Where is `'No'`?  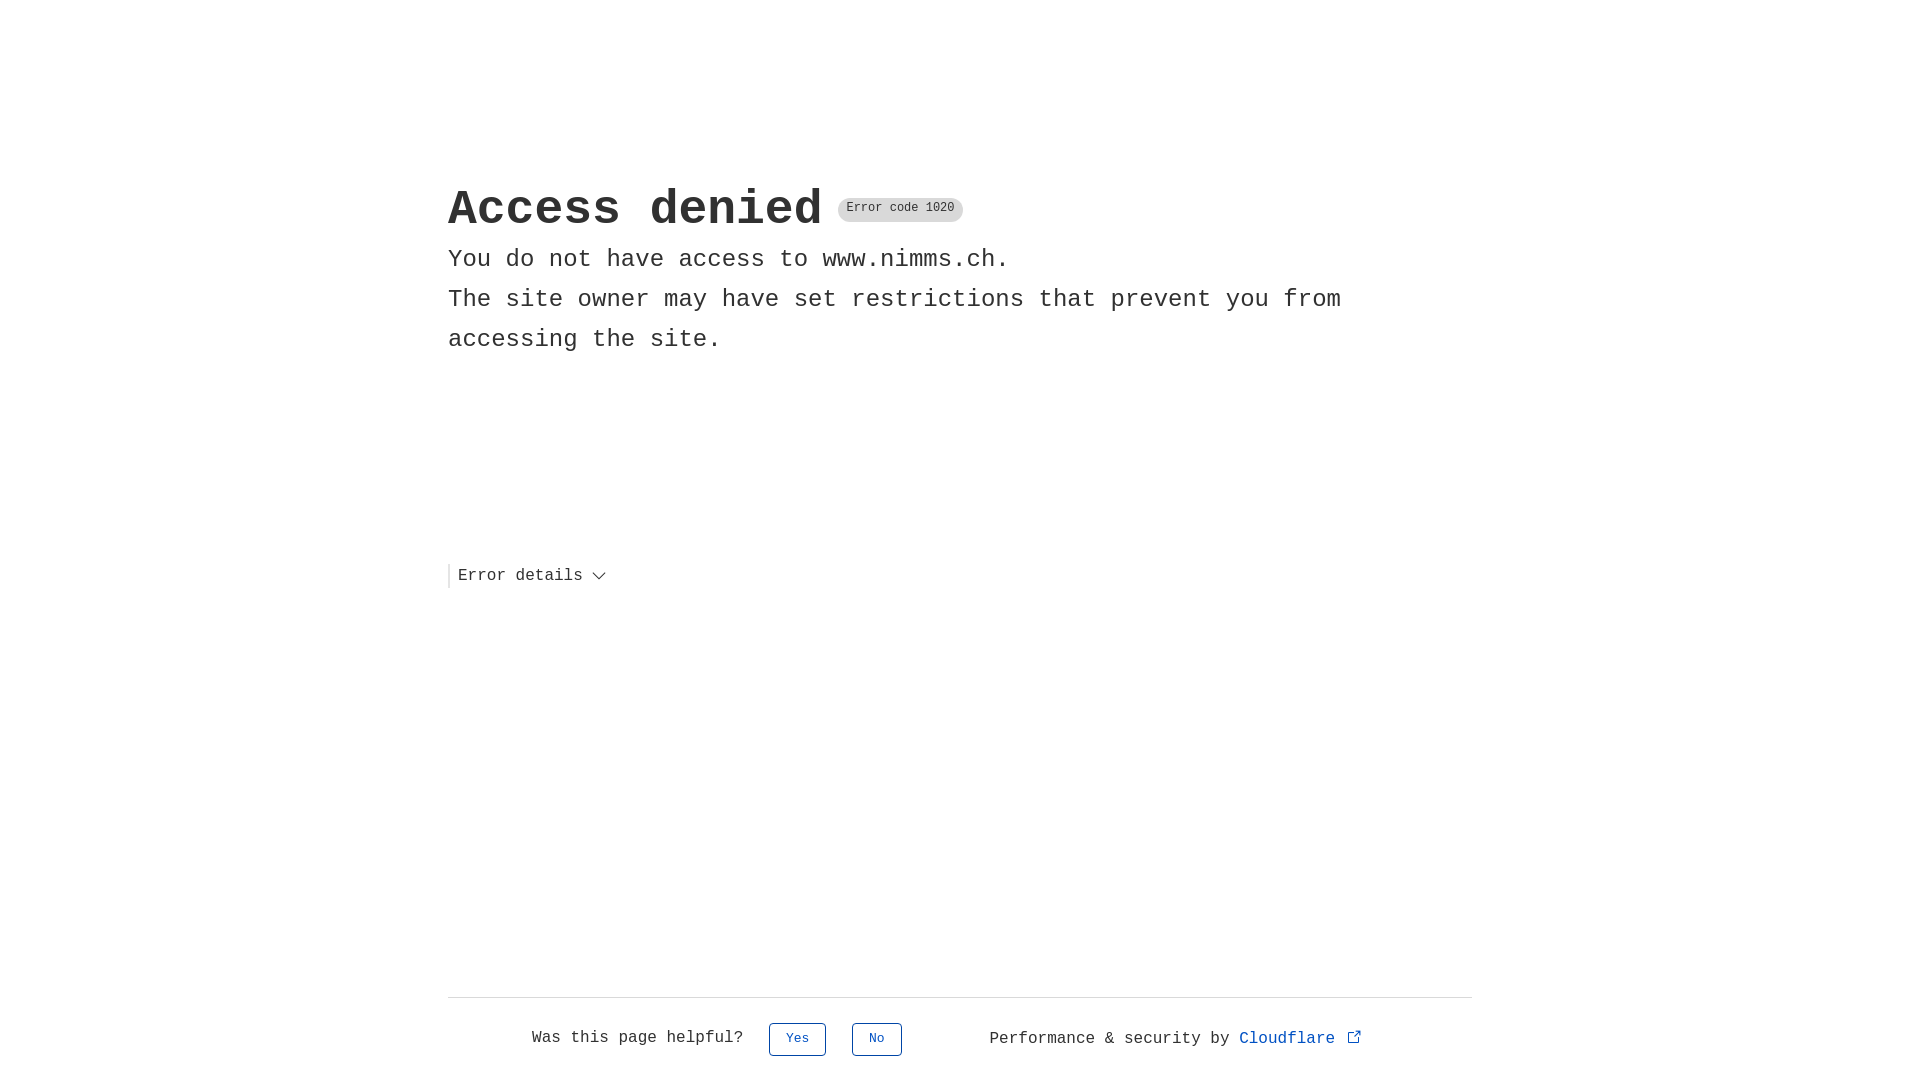 'No' is located at coordinates (877, 1038).